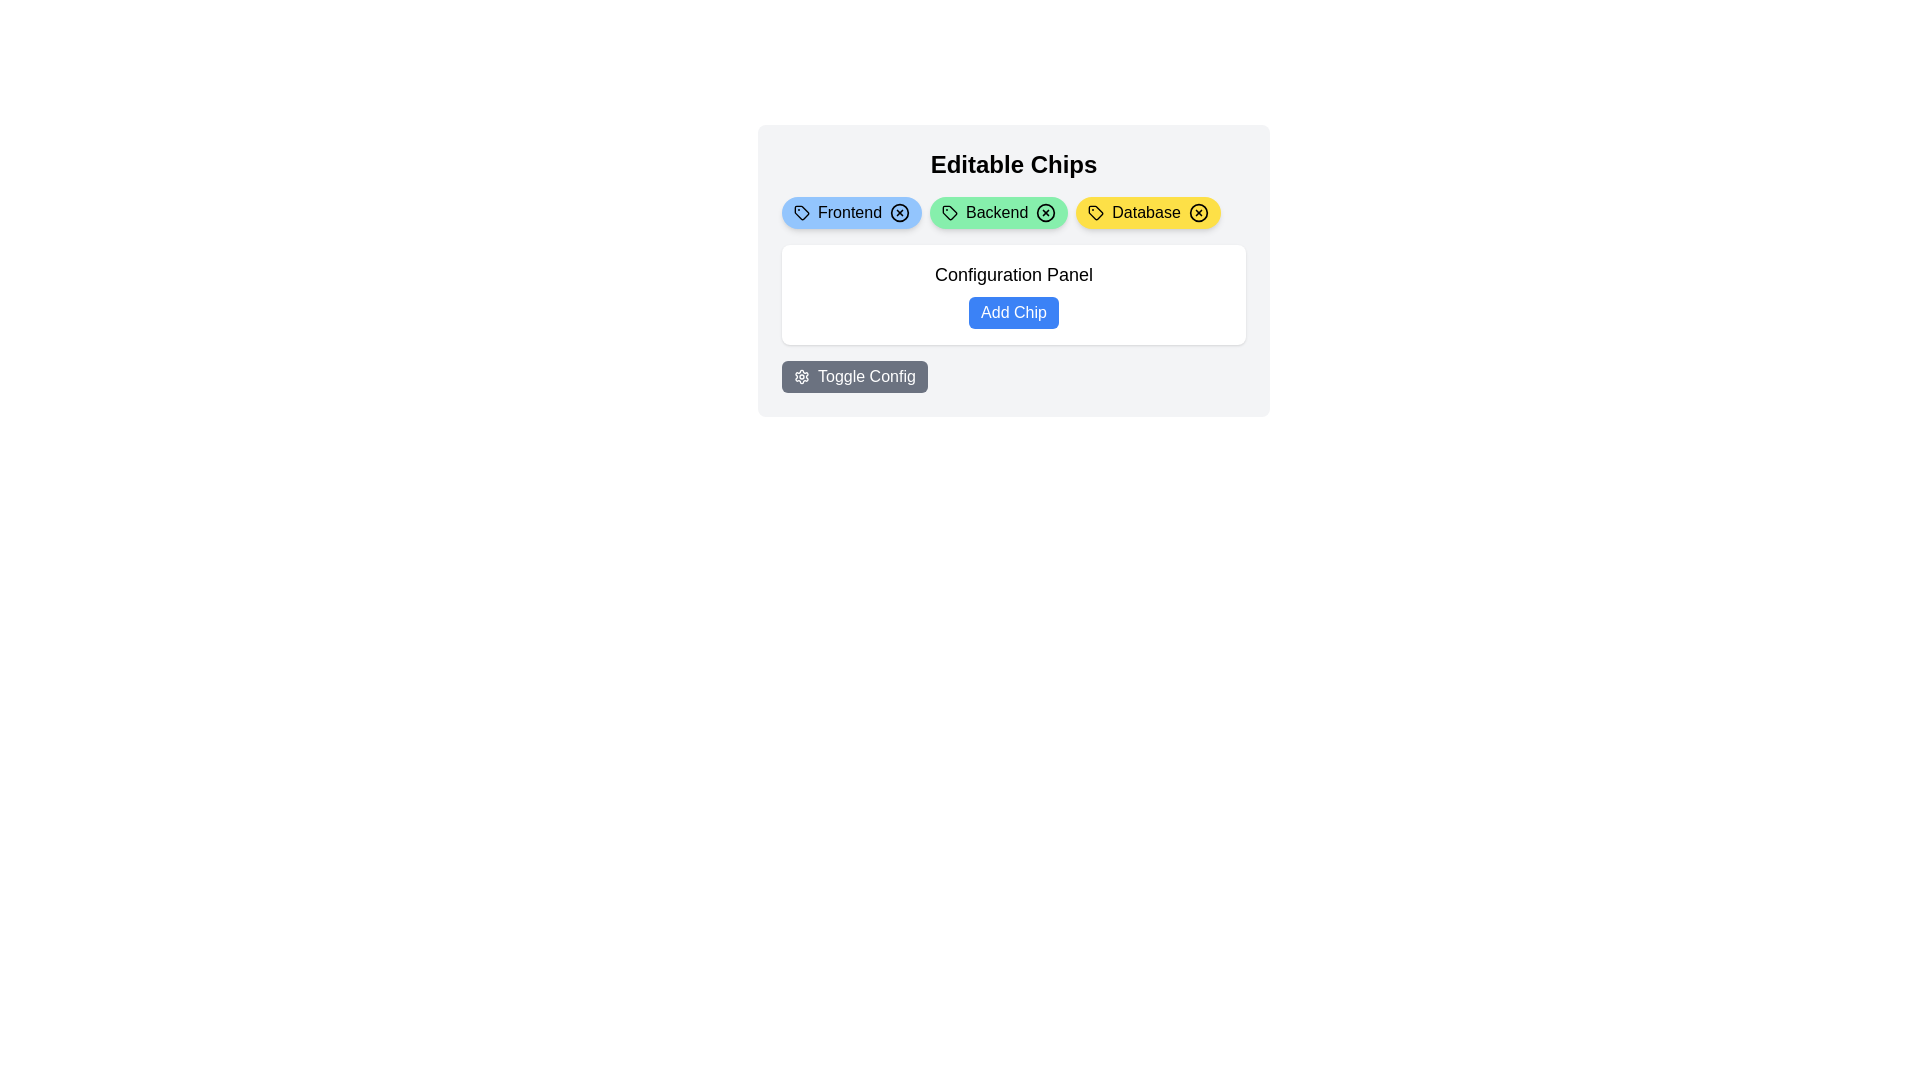 This screenshot has height=1080, width=1920. I want to click on close button of the chip labeled Database, so click(1198, 212).